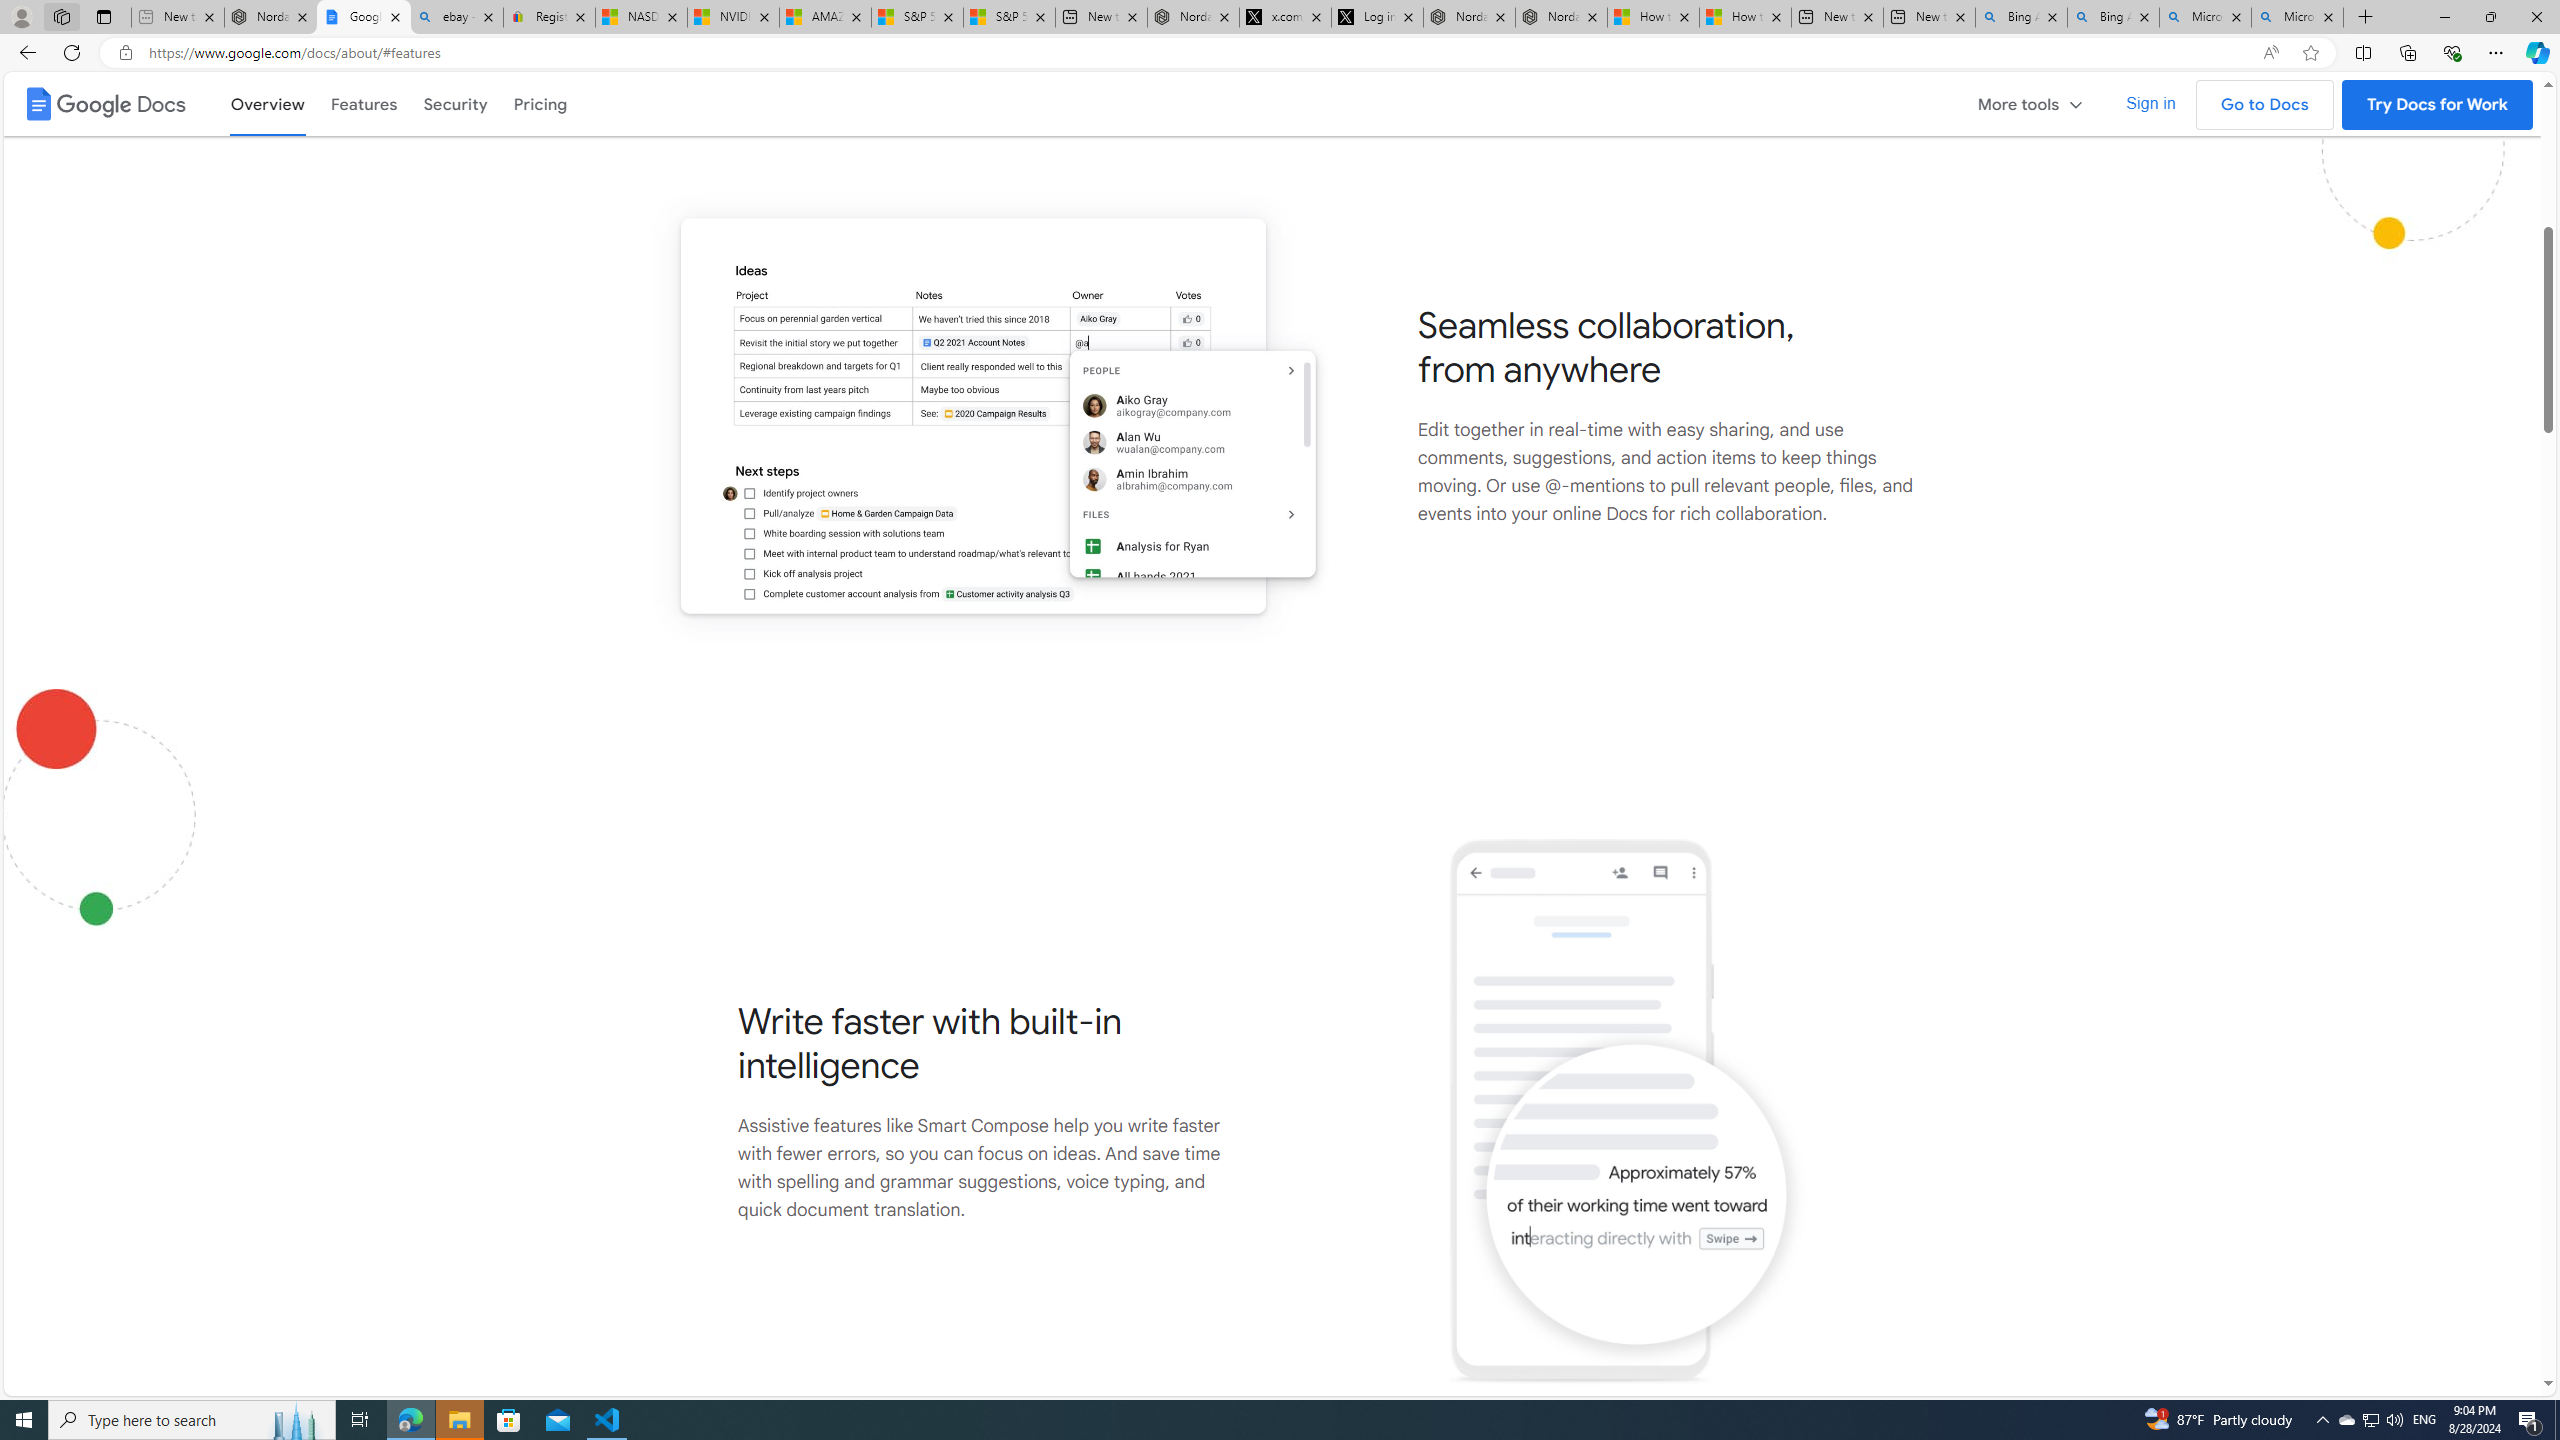  What do you see at coordinates (2296, 16) in the screenshot?
I see `'Microsoft Bing Timeline - Search'` at bounding box center [2296, 16].